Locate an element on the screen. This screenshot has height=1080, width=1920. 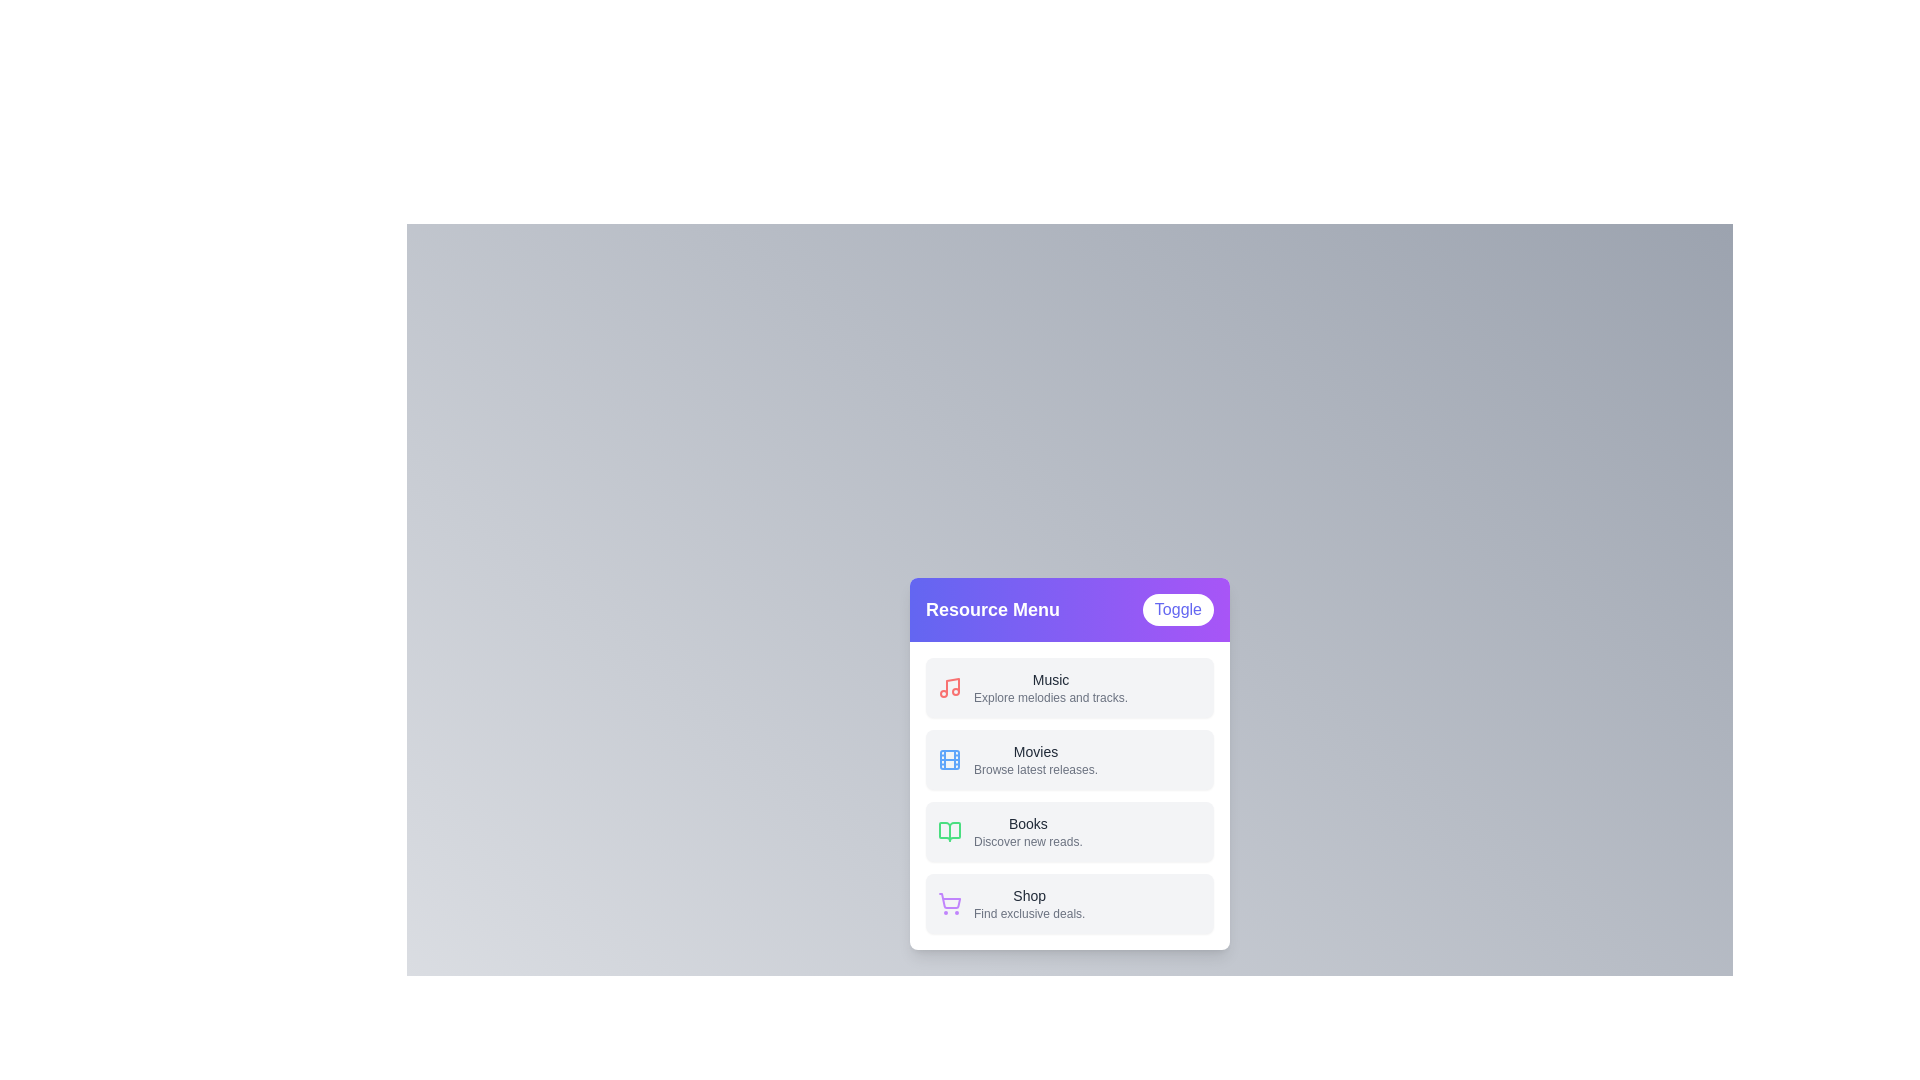
the menu item labeled Music is located at coordinates (1069, 686).